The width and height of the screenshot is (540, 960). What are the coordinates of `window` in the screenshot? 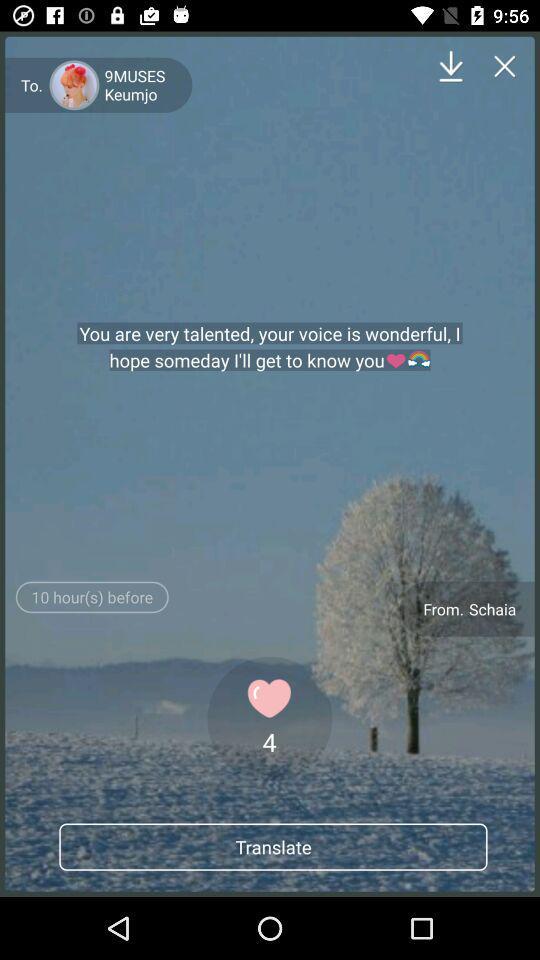 It's located at (504, 66).